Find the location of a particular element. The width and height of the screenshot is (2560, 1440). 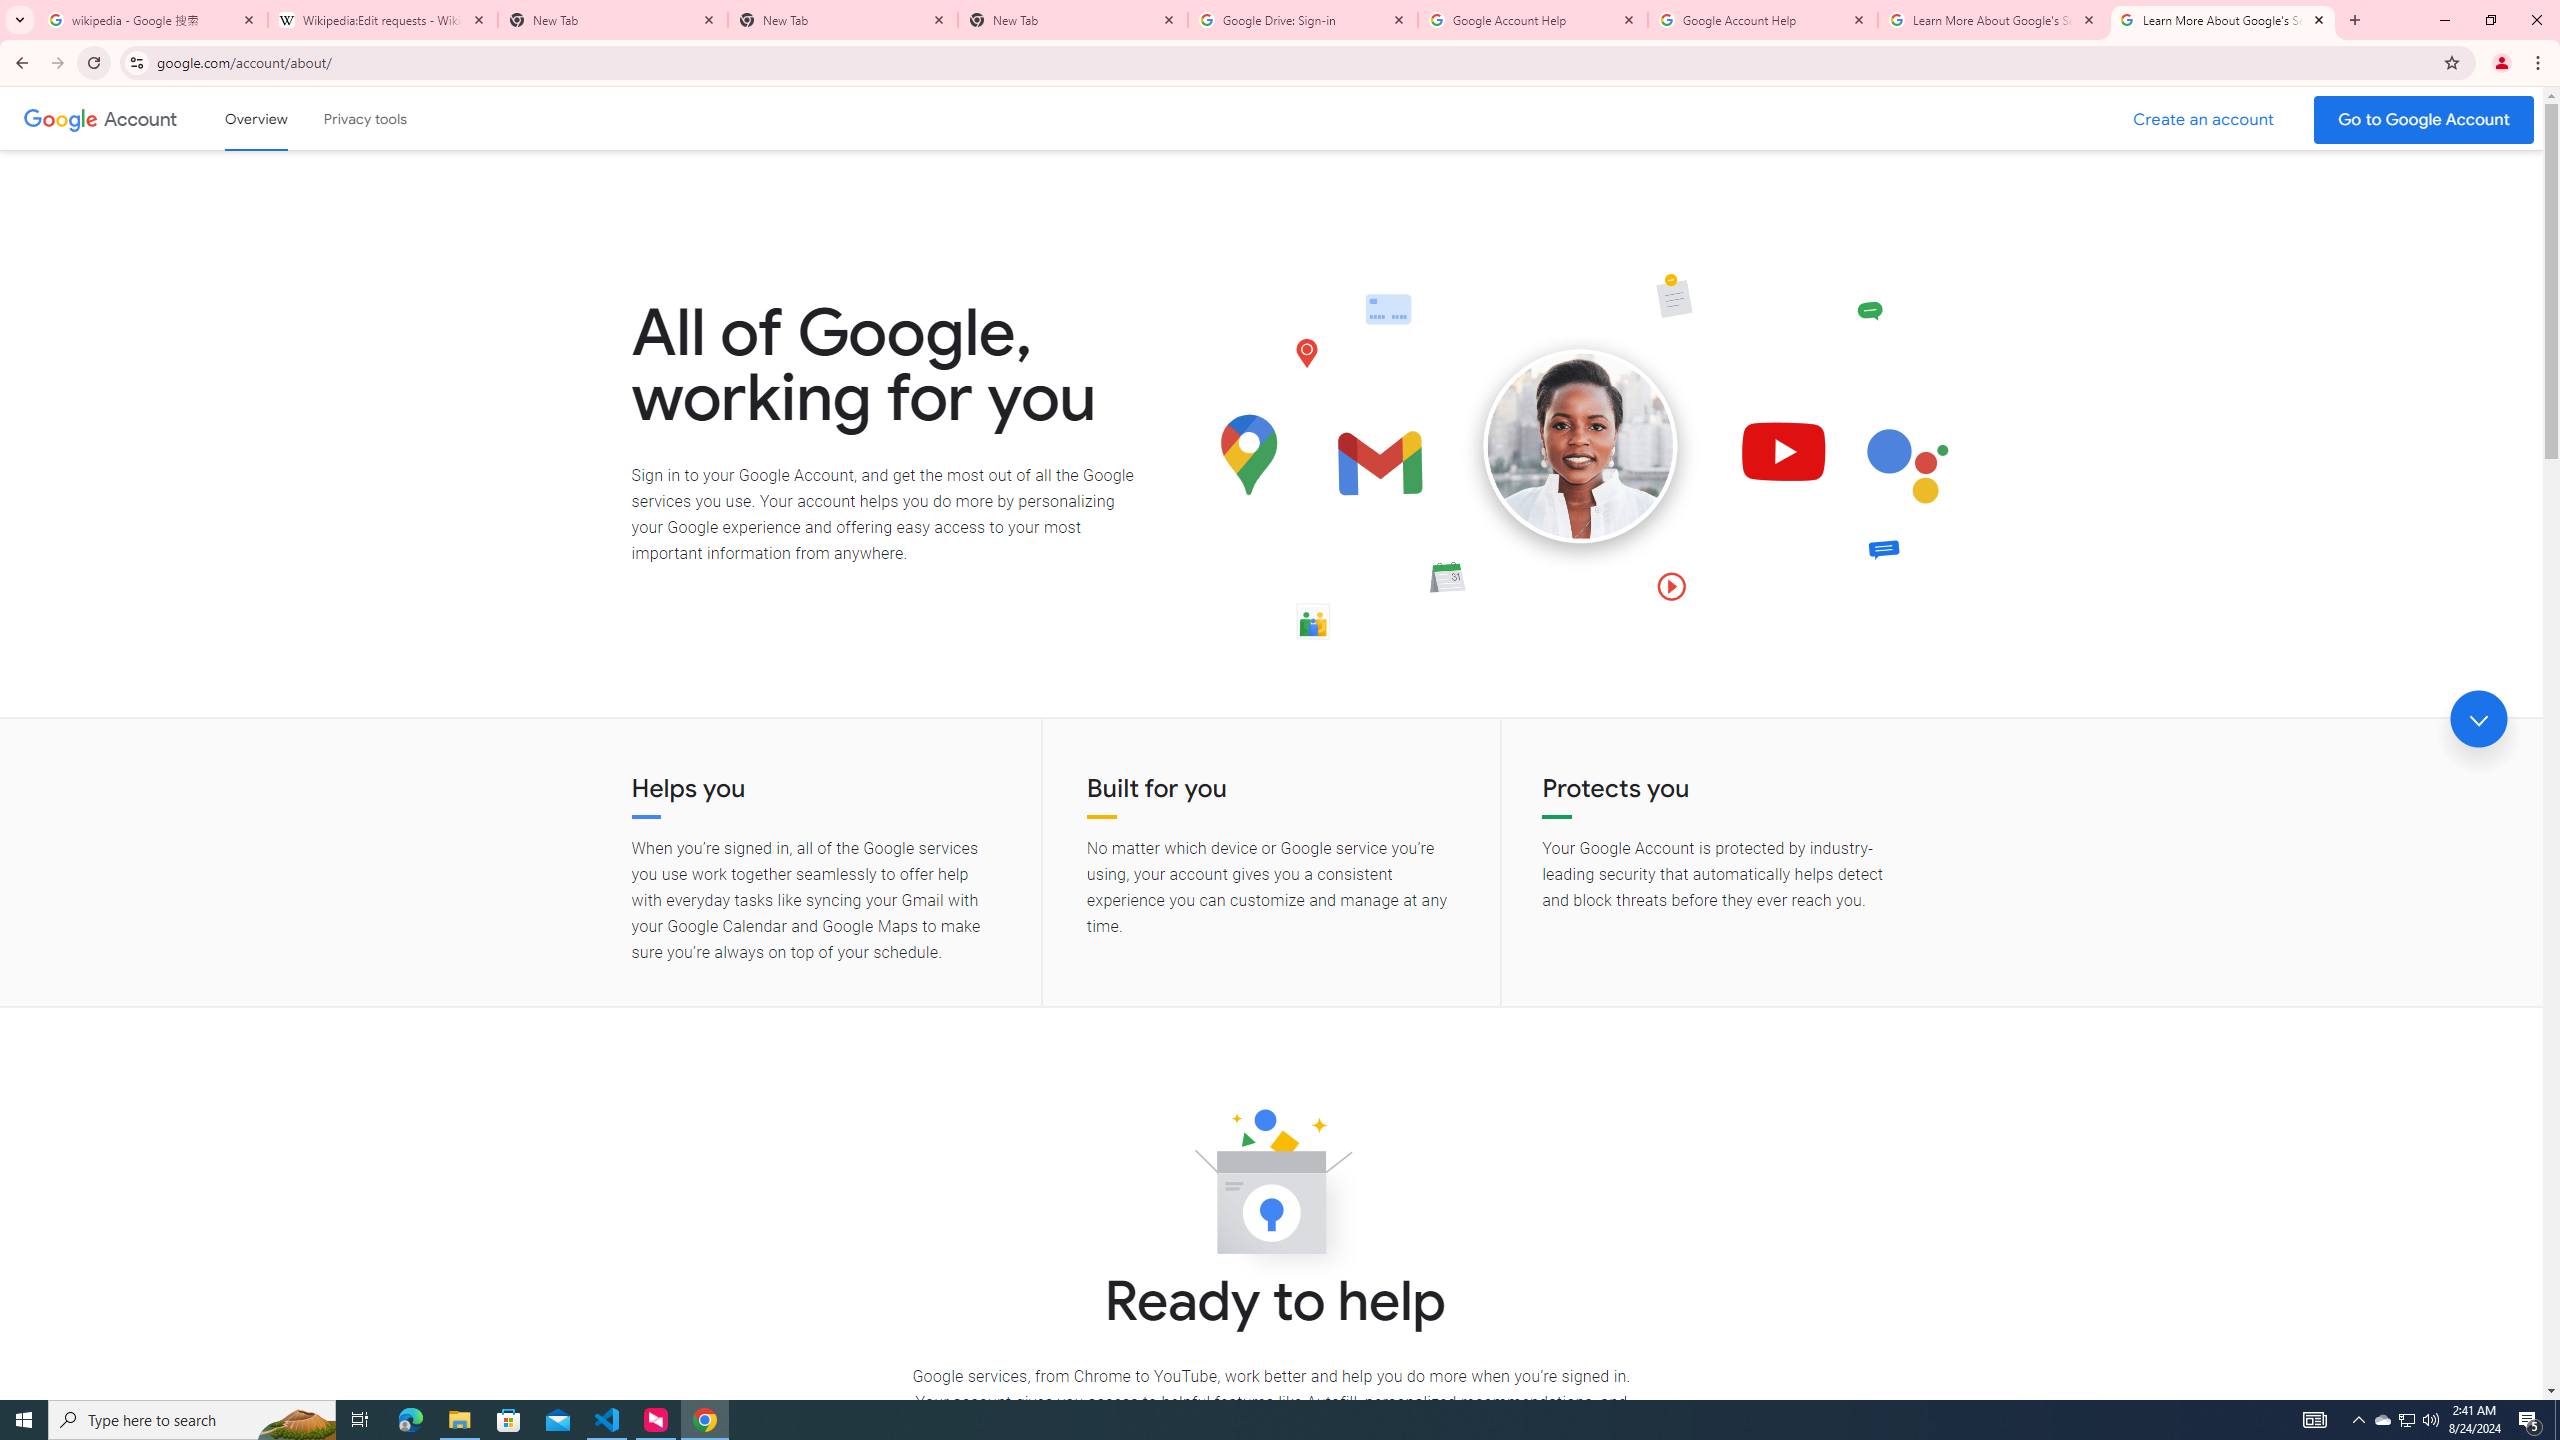

'Google Account overview' is located at coordinates (256, 118).